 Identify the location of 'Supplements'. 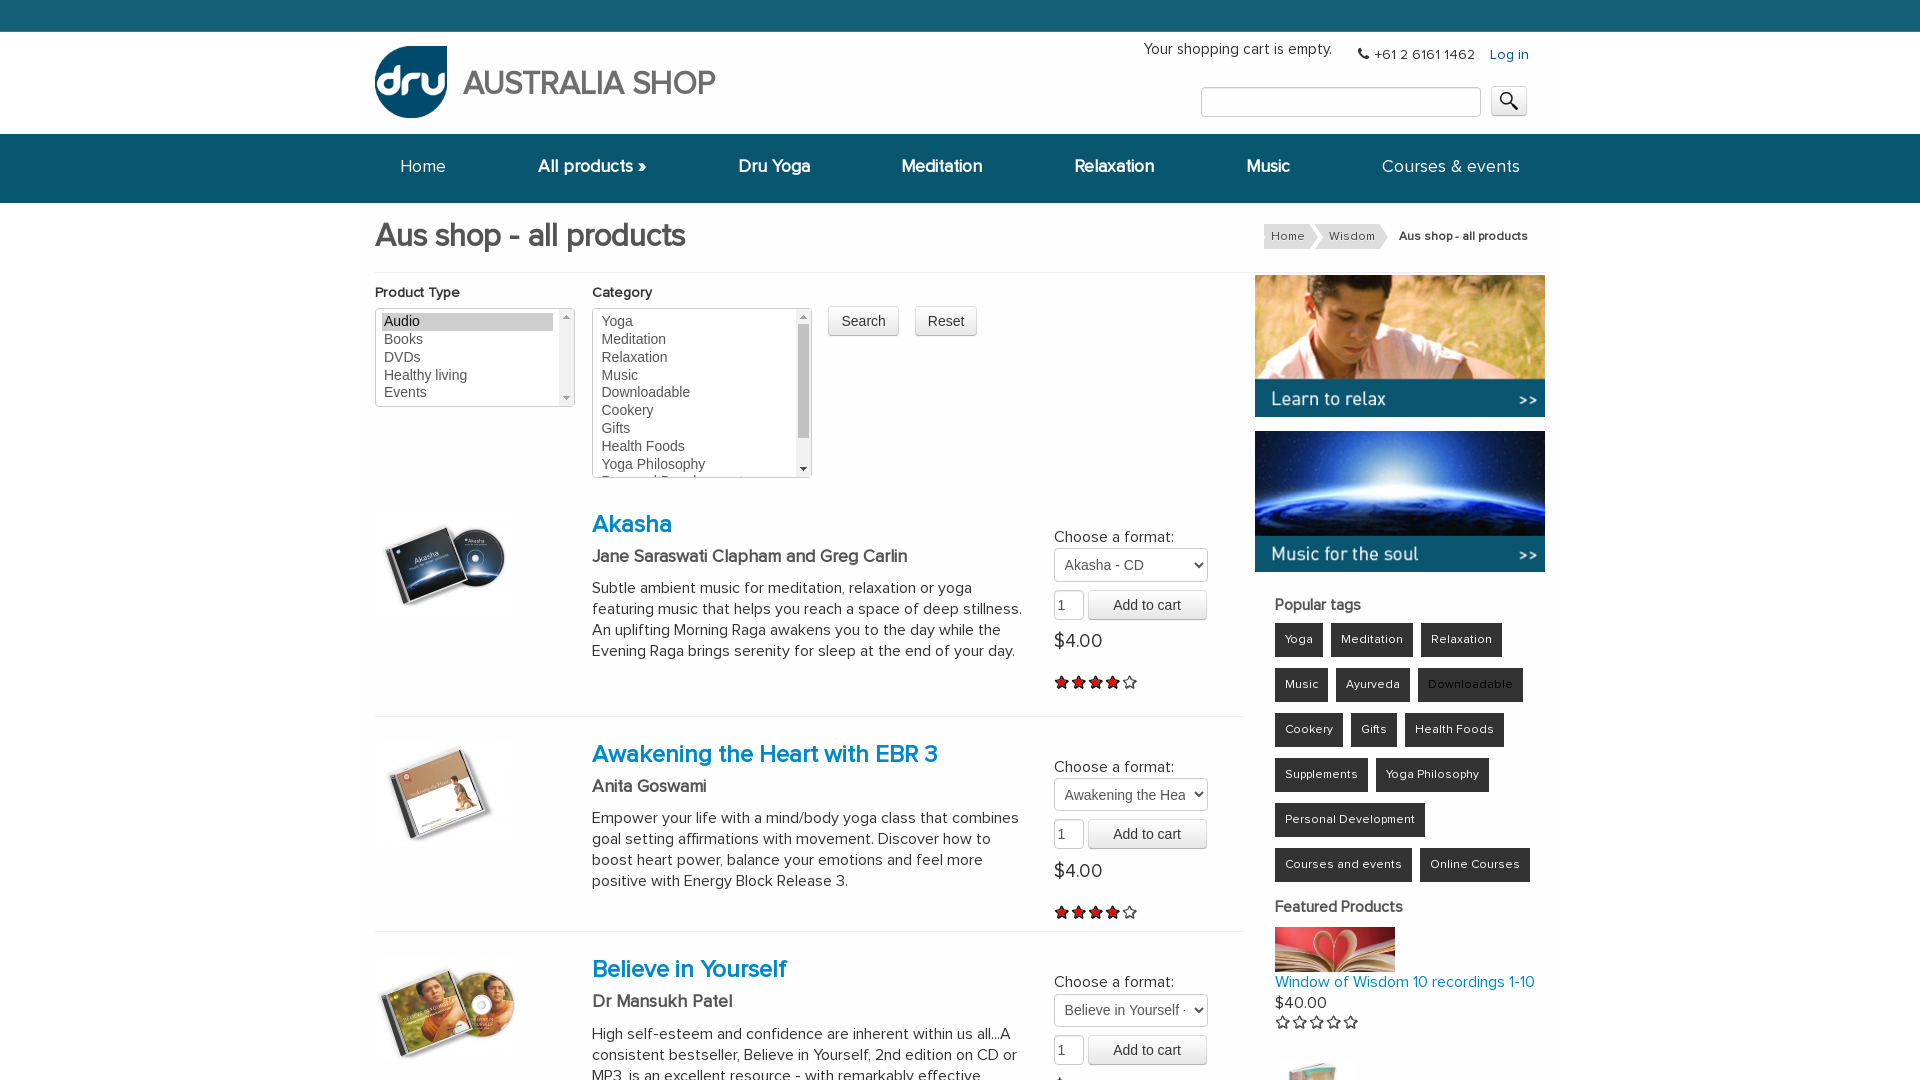
(1274, 774).